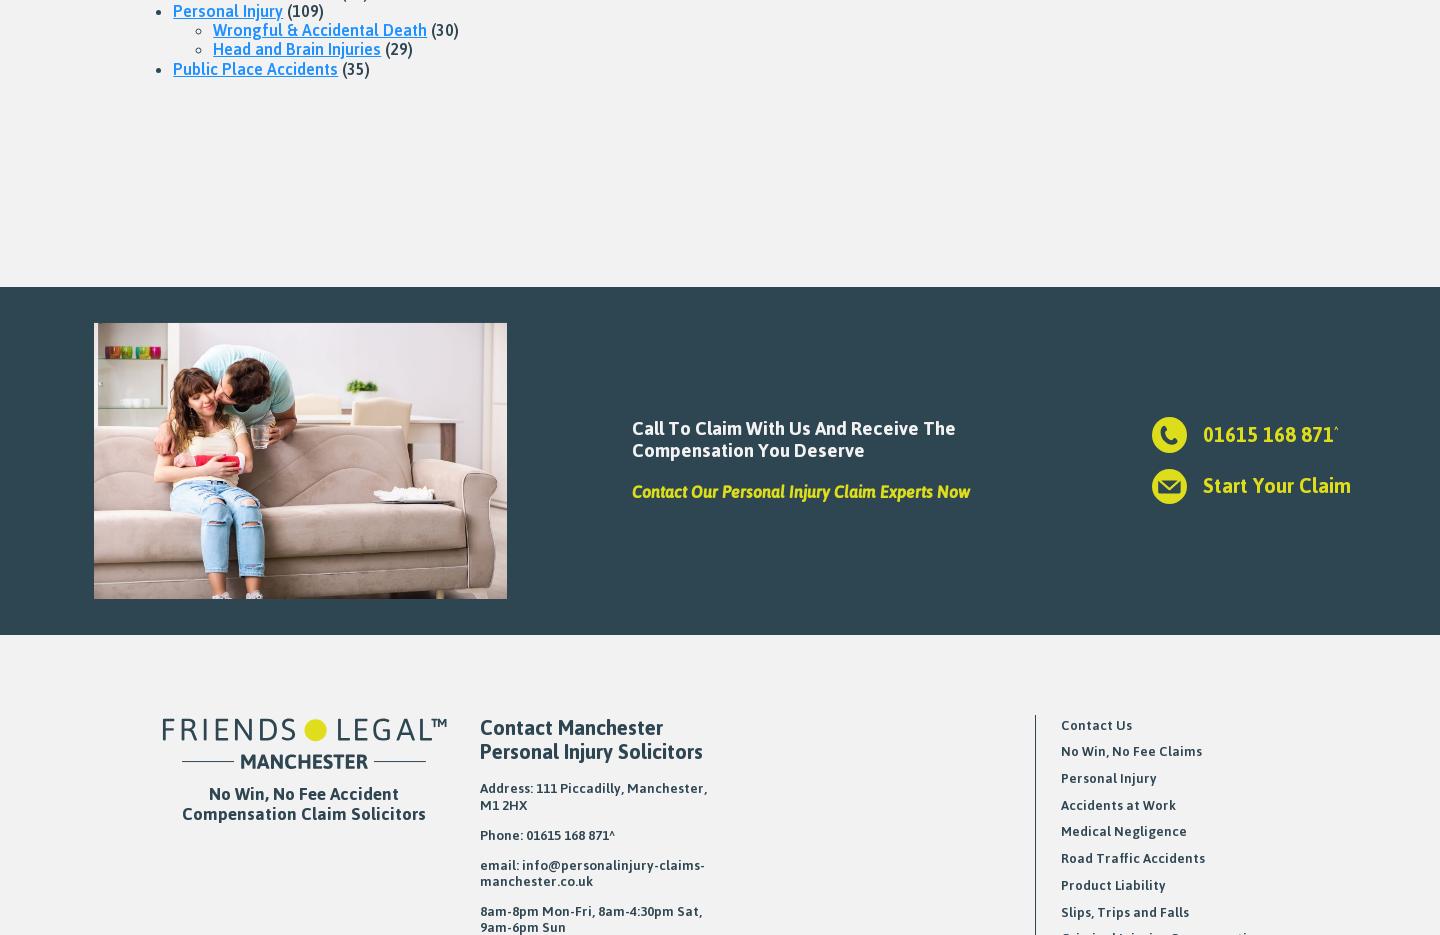 Image resolution: width=1440 pixels, height=935 pixels. I want to click on 'Start Your Claim', so click(1276, 485).